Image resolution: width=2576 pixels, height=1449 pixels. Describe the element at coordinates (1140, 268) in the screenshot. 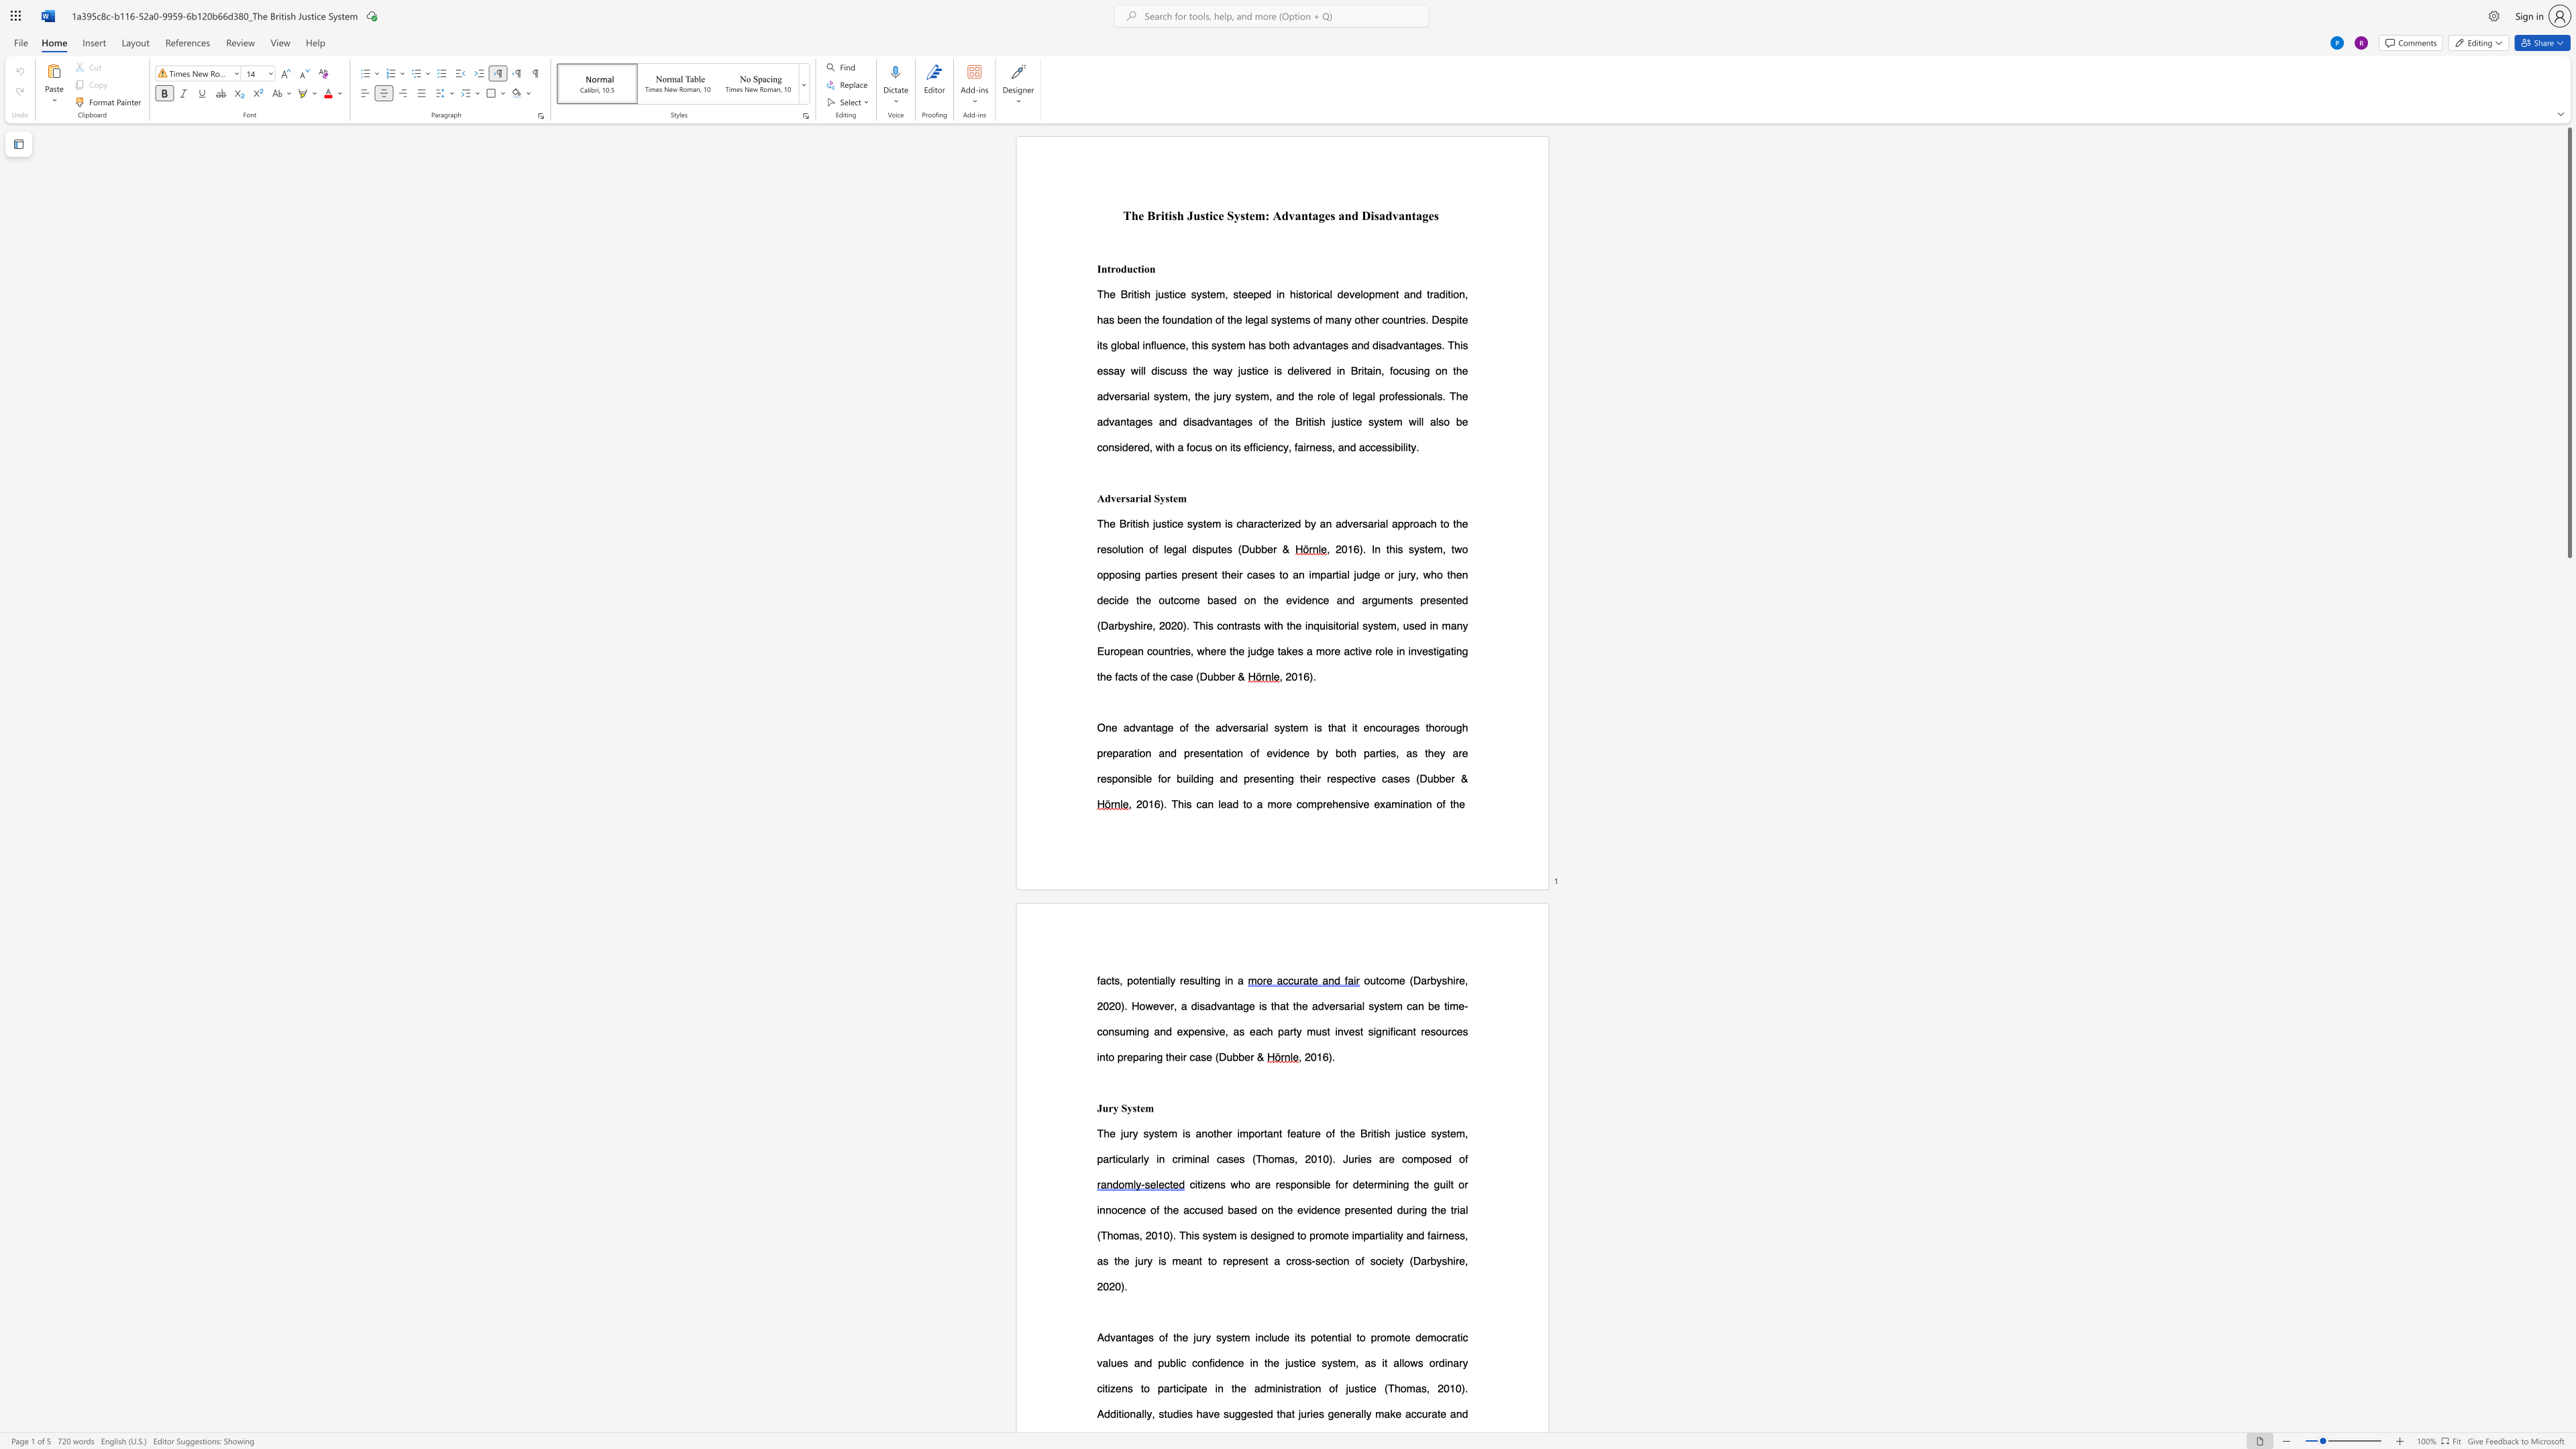

I see `the subset text "io" within the text "Introduction"` at that location.